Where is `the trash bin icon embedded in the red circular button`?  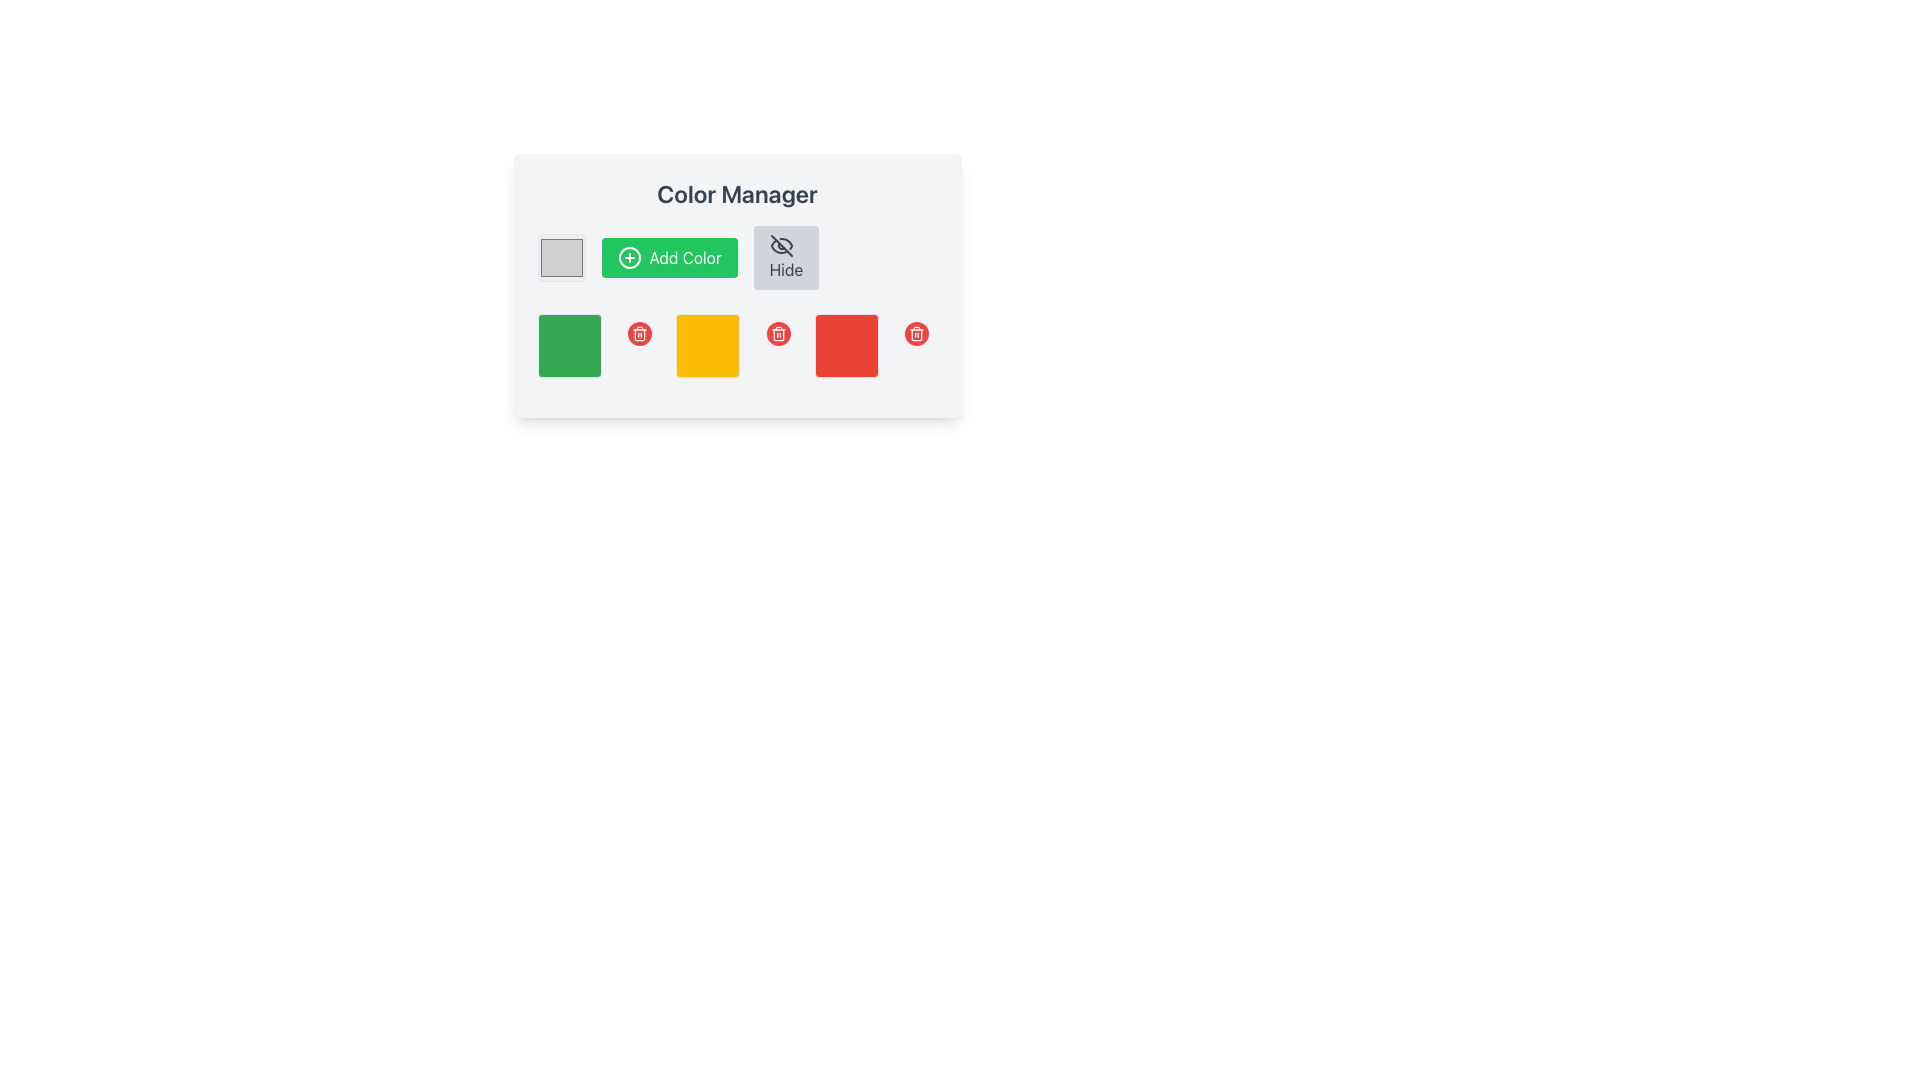
the trash bin icon embedded in the red circular button is located at coordinates (916, 333).